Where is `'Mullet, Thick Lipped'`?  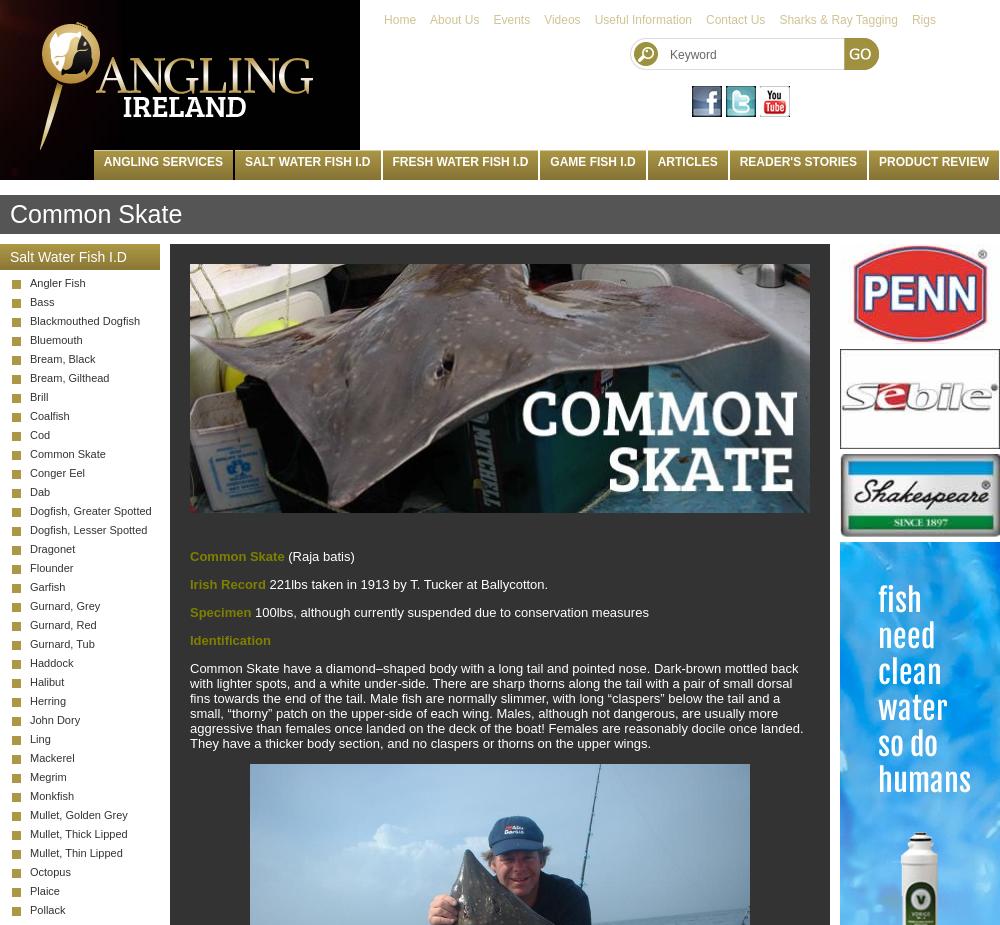 'Mullet, Thick Lipped' is located at coordinates (77, 833).